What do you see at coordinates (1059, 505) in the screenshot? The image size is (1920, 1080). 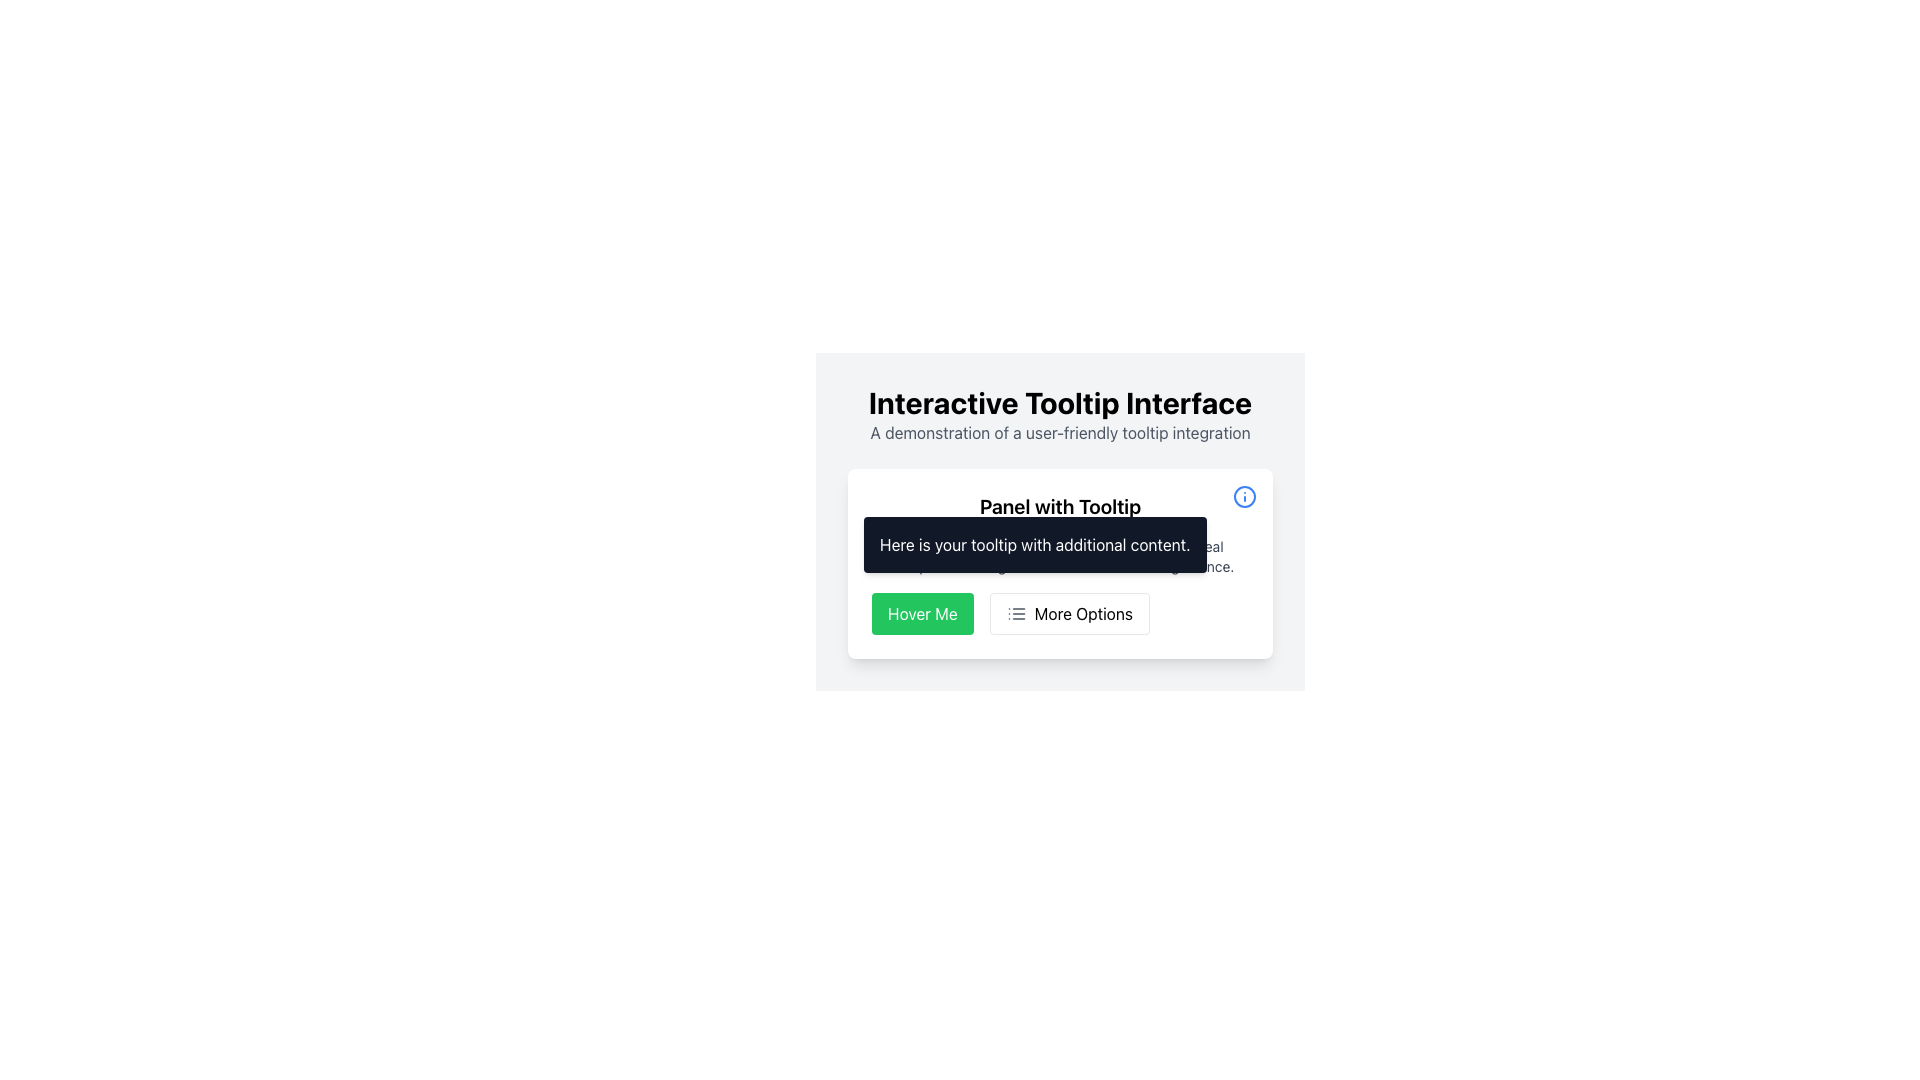 I see `the static text label styled as a header that contains the content 'Panel with Tooltip', located near the top-center of the white panel` at bounding box center [1059, 505].